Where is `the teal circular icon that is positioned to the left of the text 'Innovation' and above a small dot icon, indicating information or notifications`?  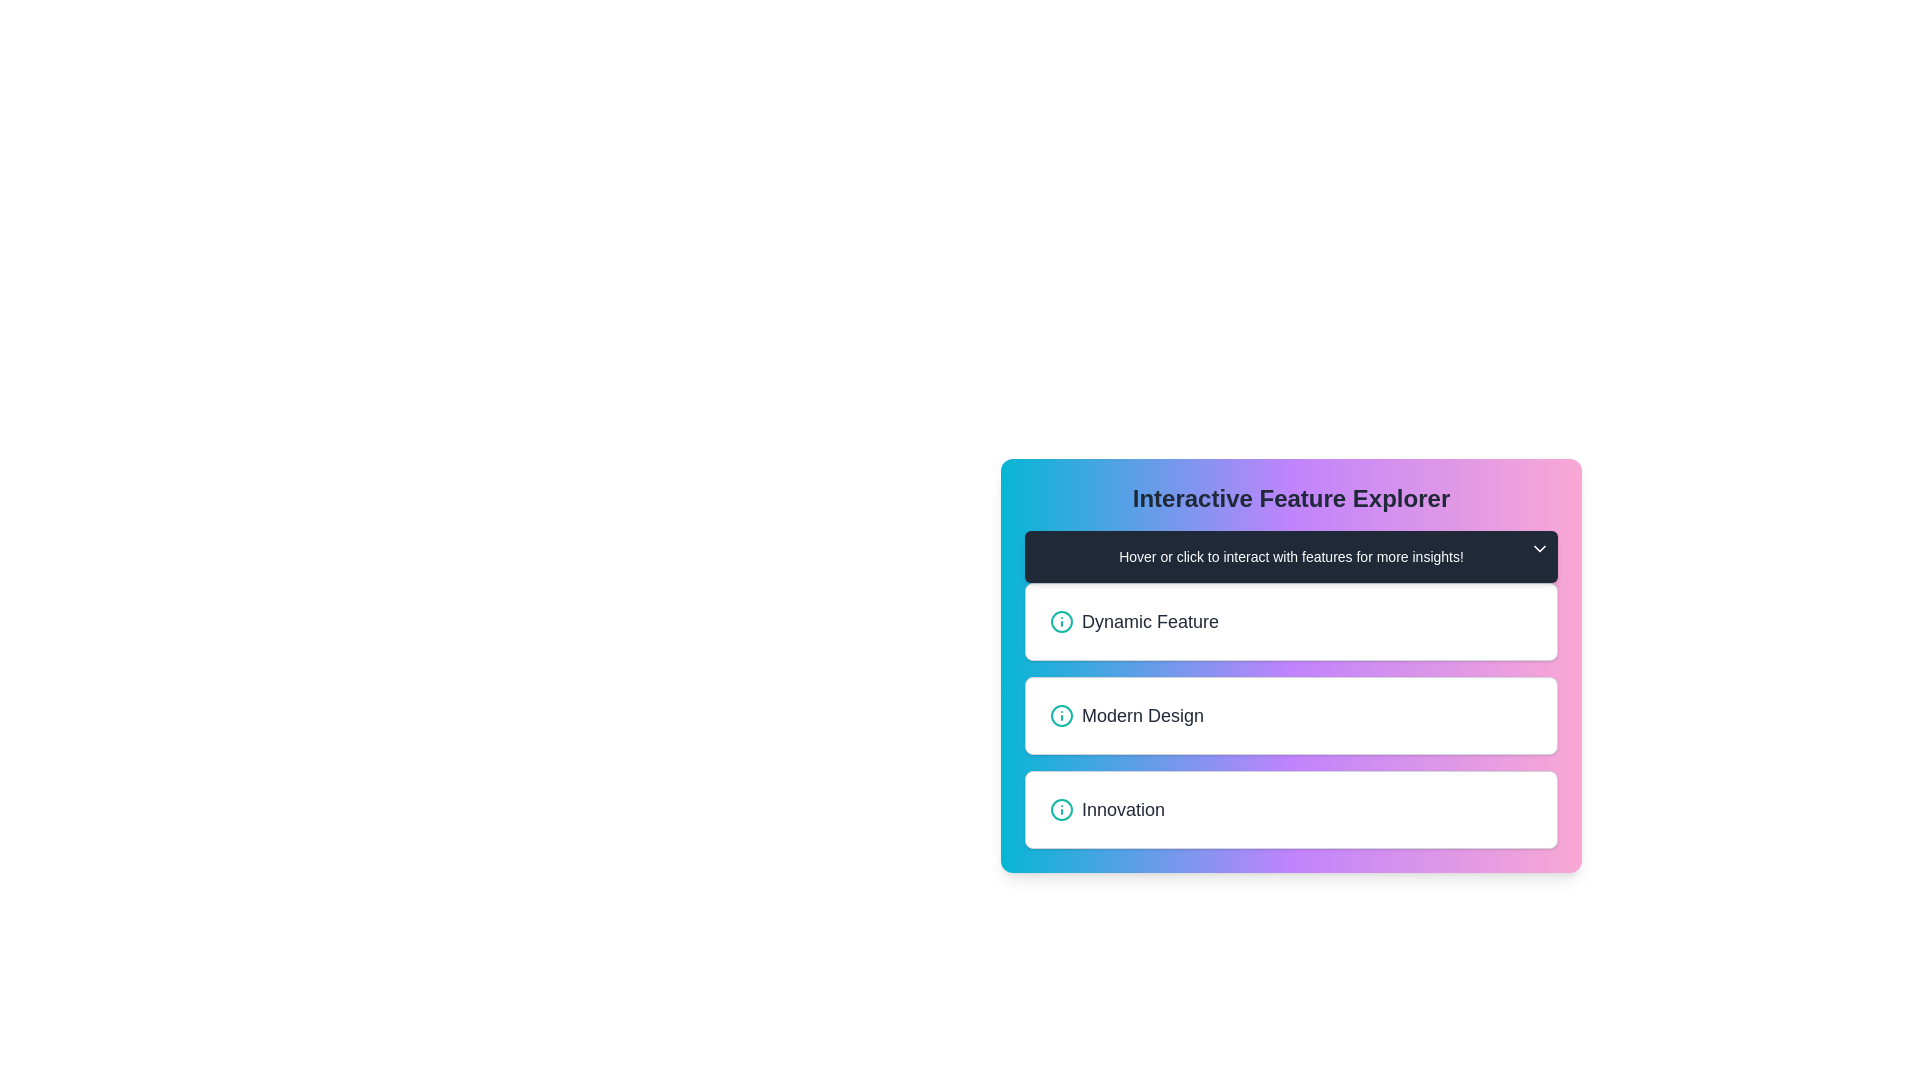 the teal circular icon that is positioned to the left of the text 'Innovation' and above a small dot icon, indicating information or notifications is located at coordinates (1060, 810).